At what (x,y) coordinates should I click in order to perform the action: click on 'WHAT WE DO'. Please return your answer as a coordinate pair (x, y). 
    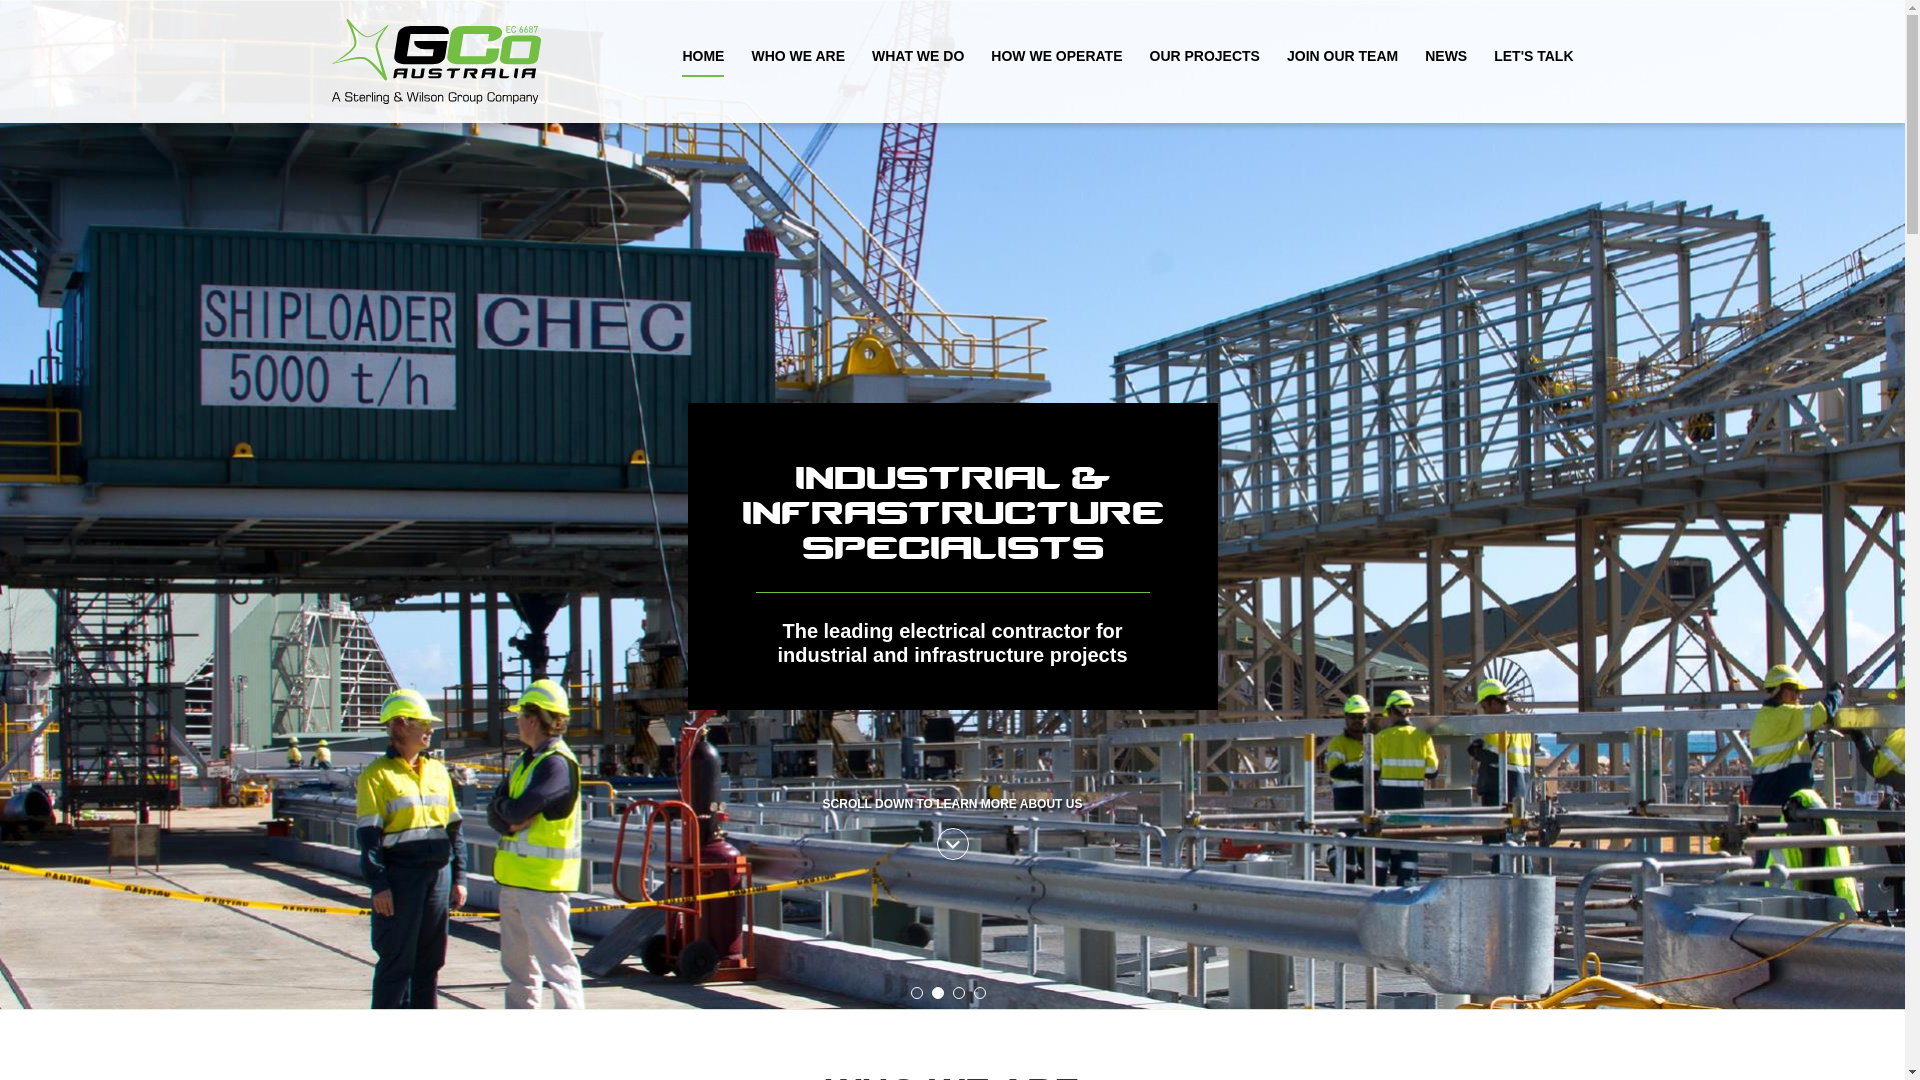
    Looking at the image, I should click on (916, 56).